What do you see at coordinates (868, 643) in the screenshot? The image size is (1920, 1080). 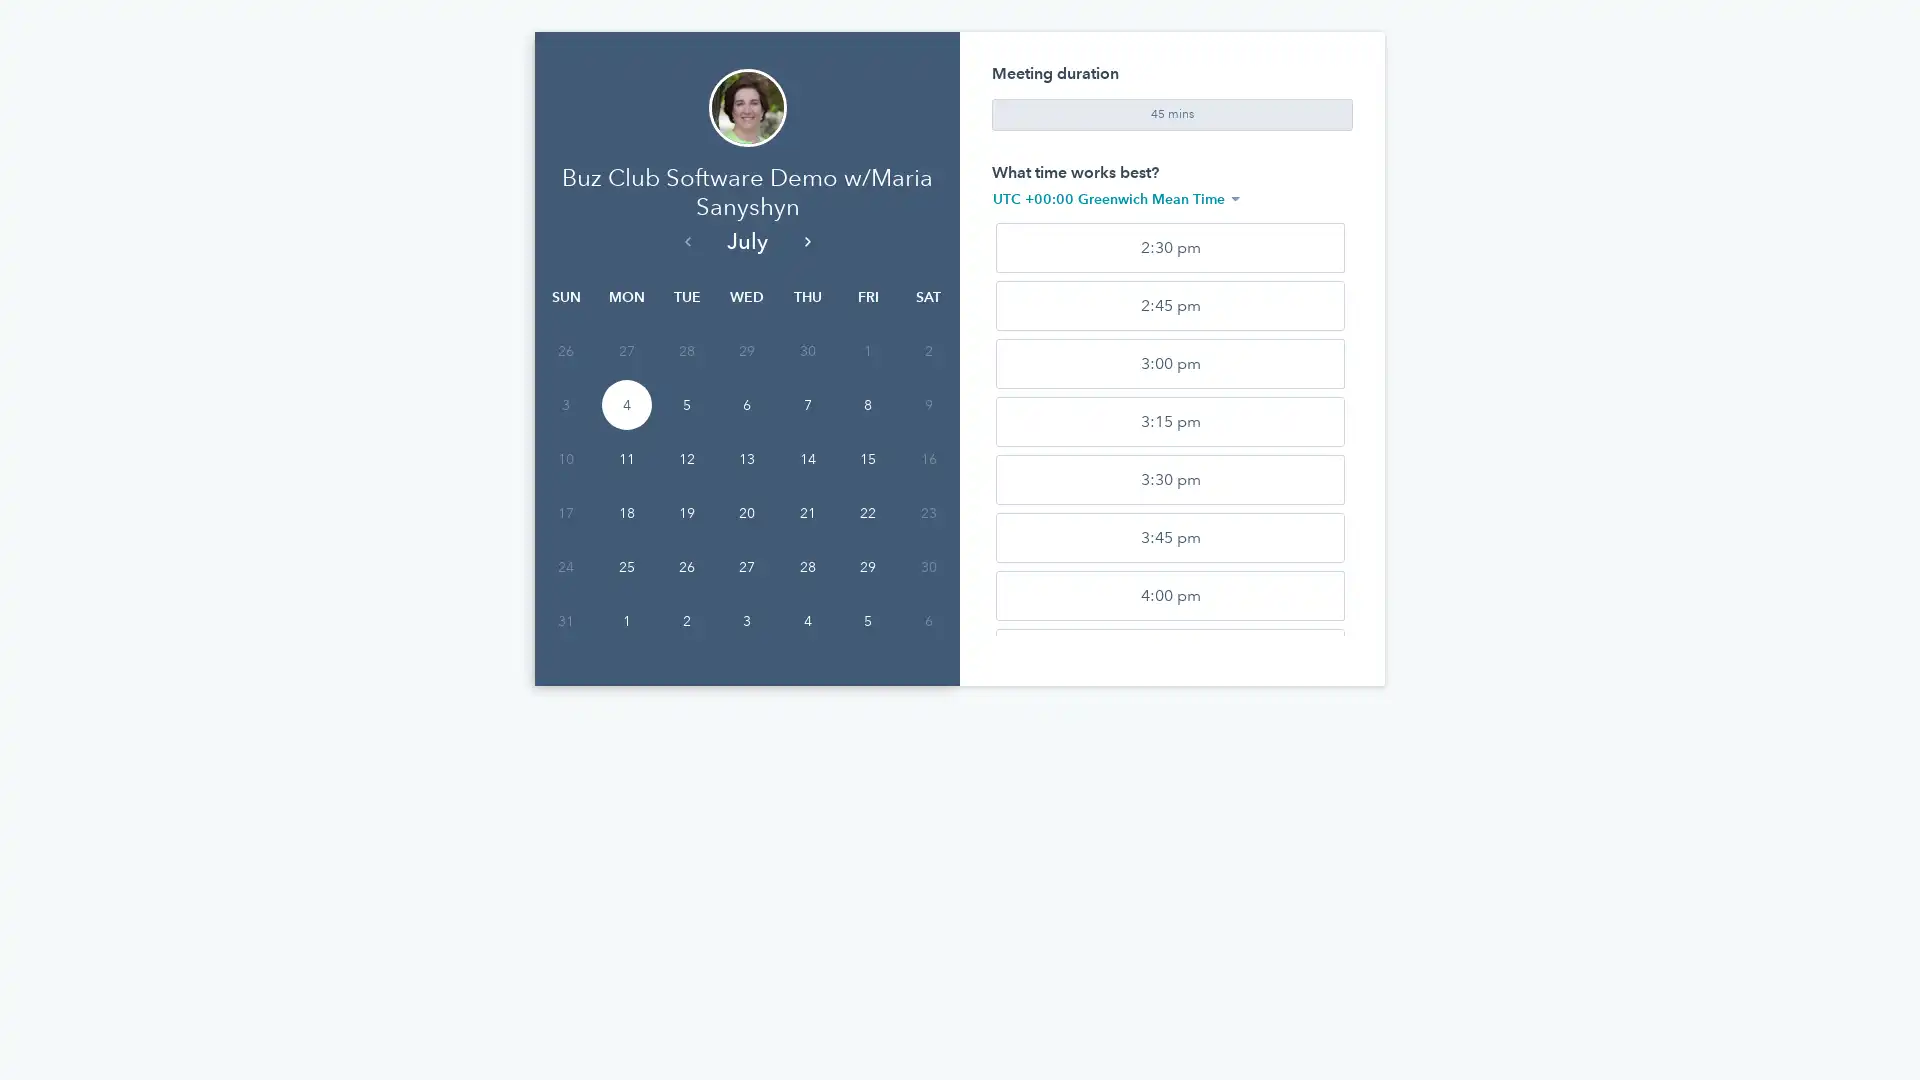 I see `July 29th` at bounding box center [868, 643].